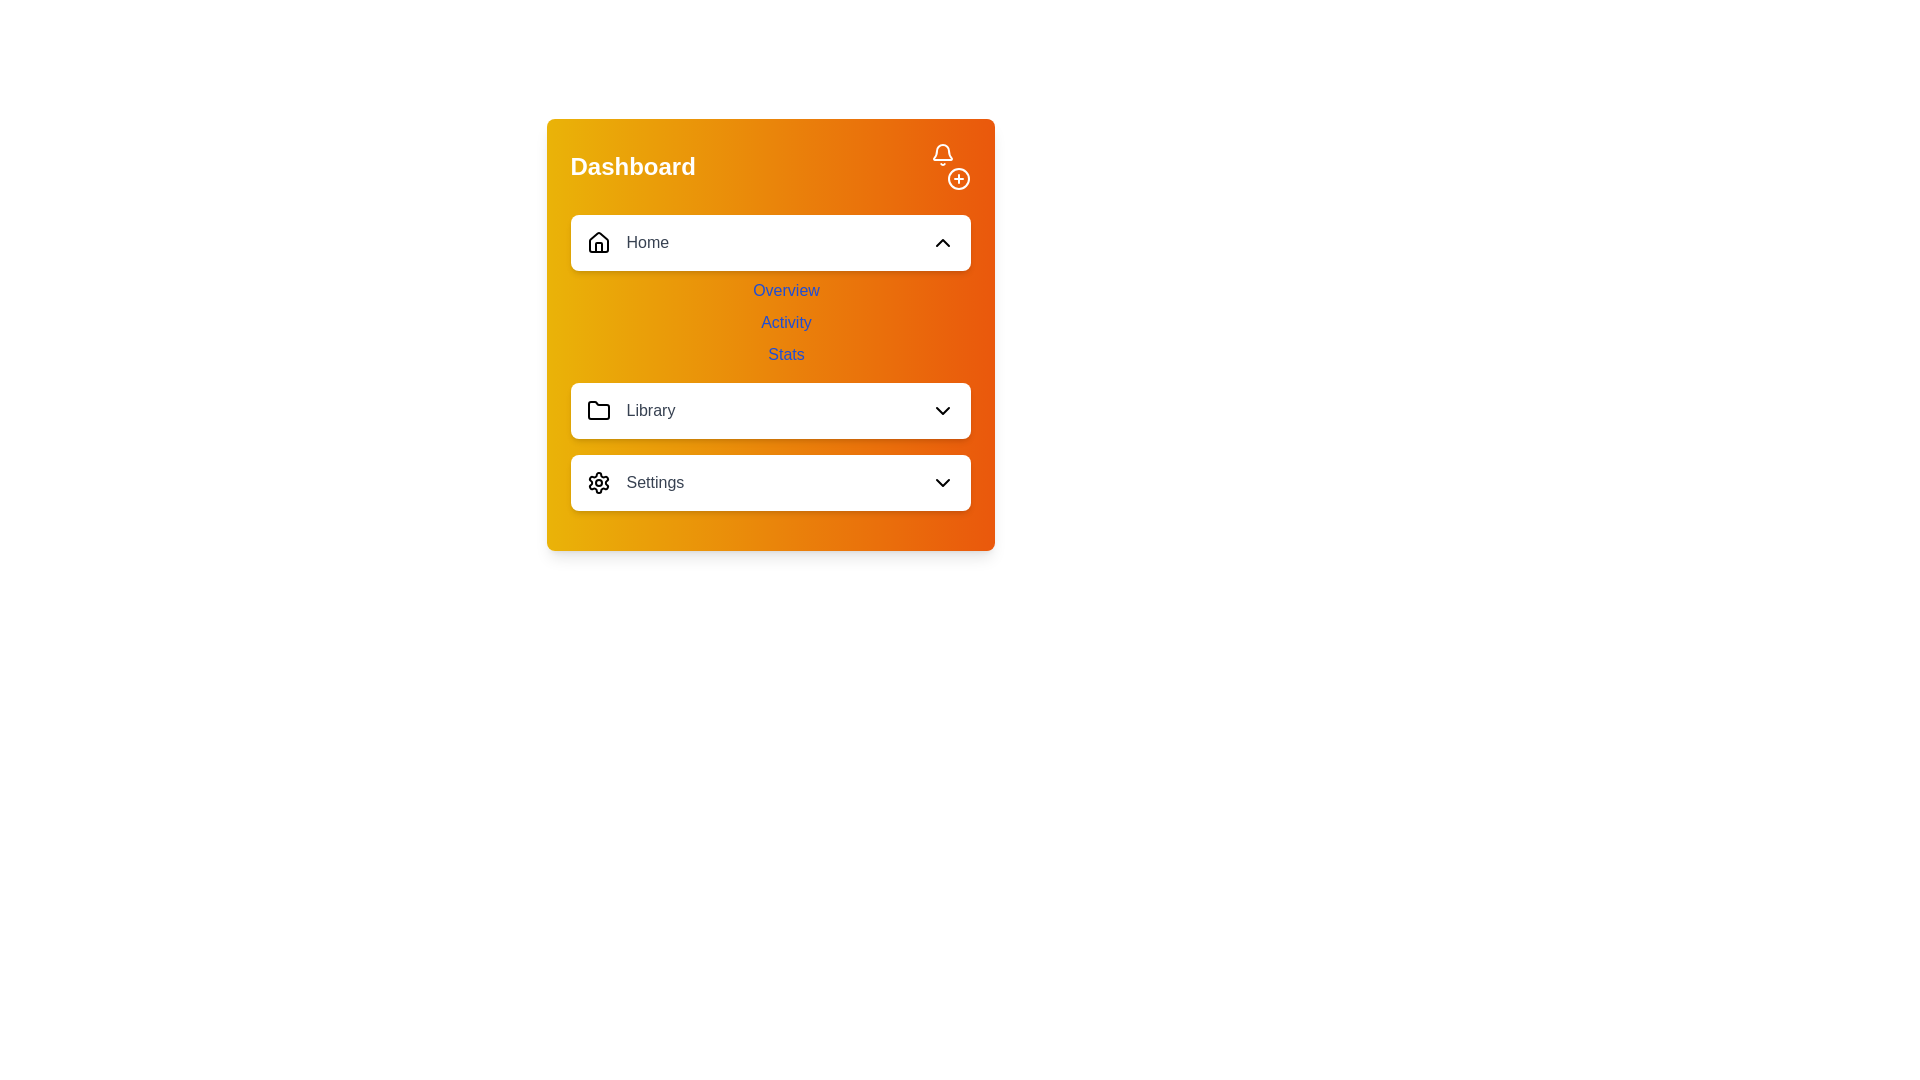 The height and width of the screenshot is (1080, 1920). What do you see at coordinates (949, 165) in the screenshot?
I see `the circular plus icon in the top-right corner of the Dashboard section to initiate an add or create action` at bounding box center [949, 165].